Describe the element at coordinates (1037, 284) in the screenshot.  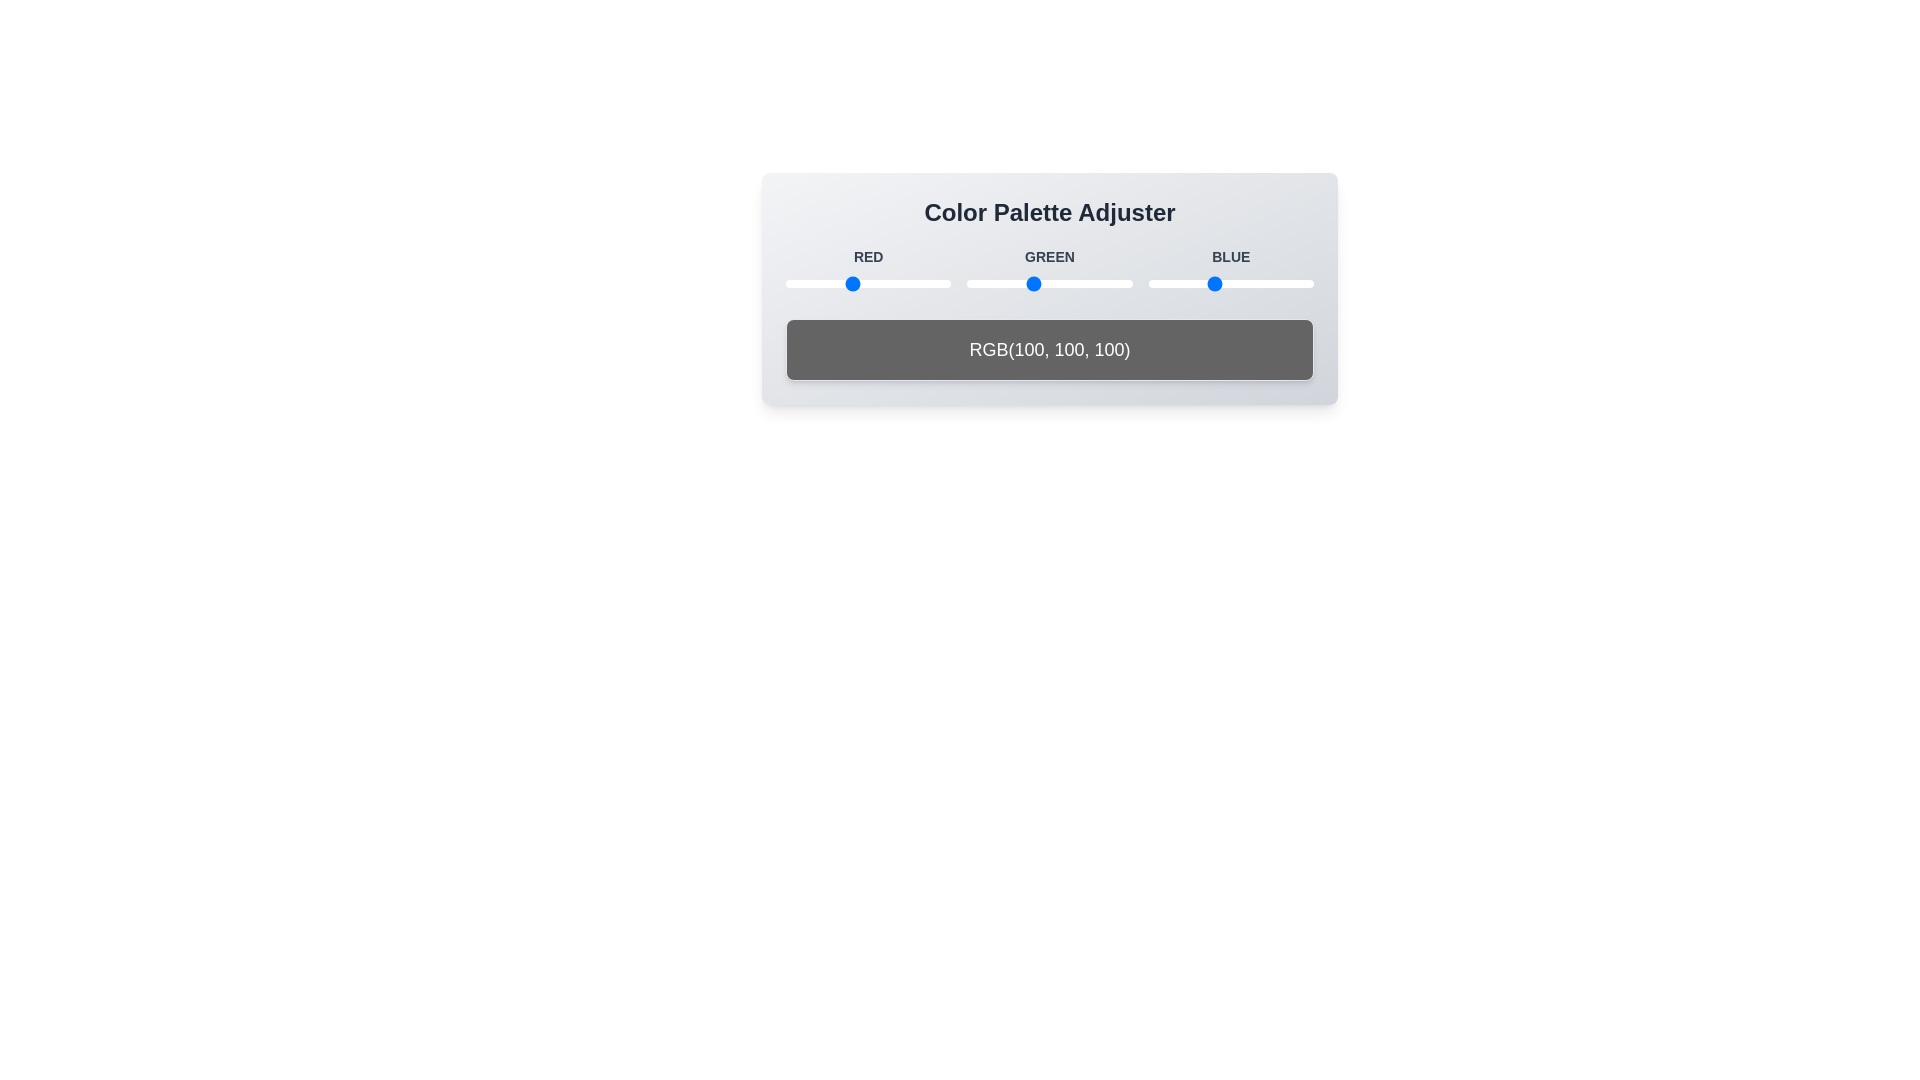
I see `the green color value to 108 by adjusting the slider` at that location.